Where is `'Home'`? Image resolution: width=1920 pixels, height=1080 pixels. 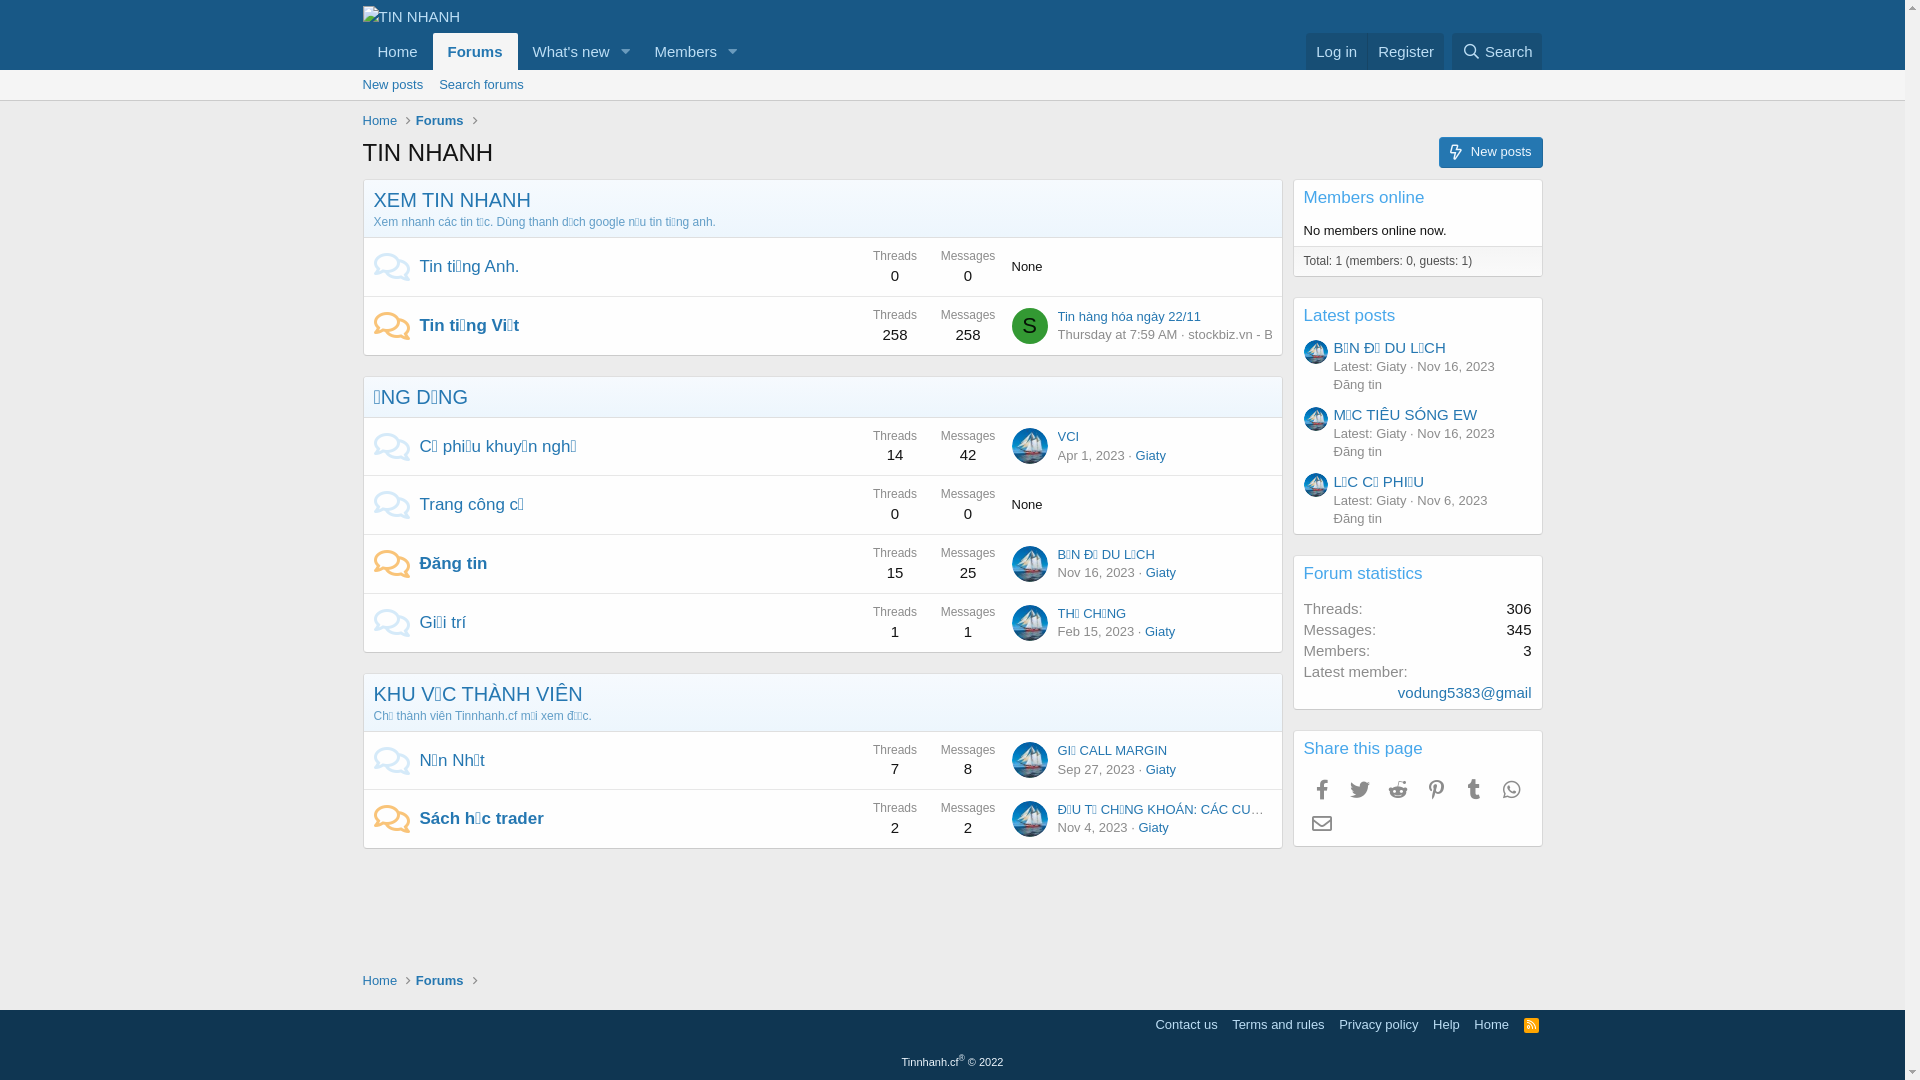
'Home' is located at coordinates (397, 50).